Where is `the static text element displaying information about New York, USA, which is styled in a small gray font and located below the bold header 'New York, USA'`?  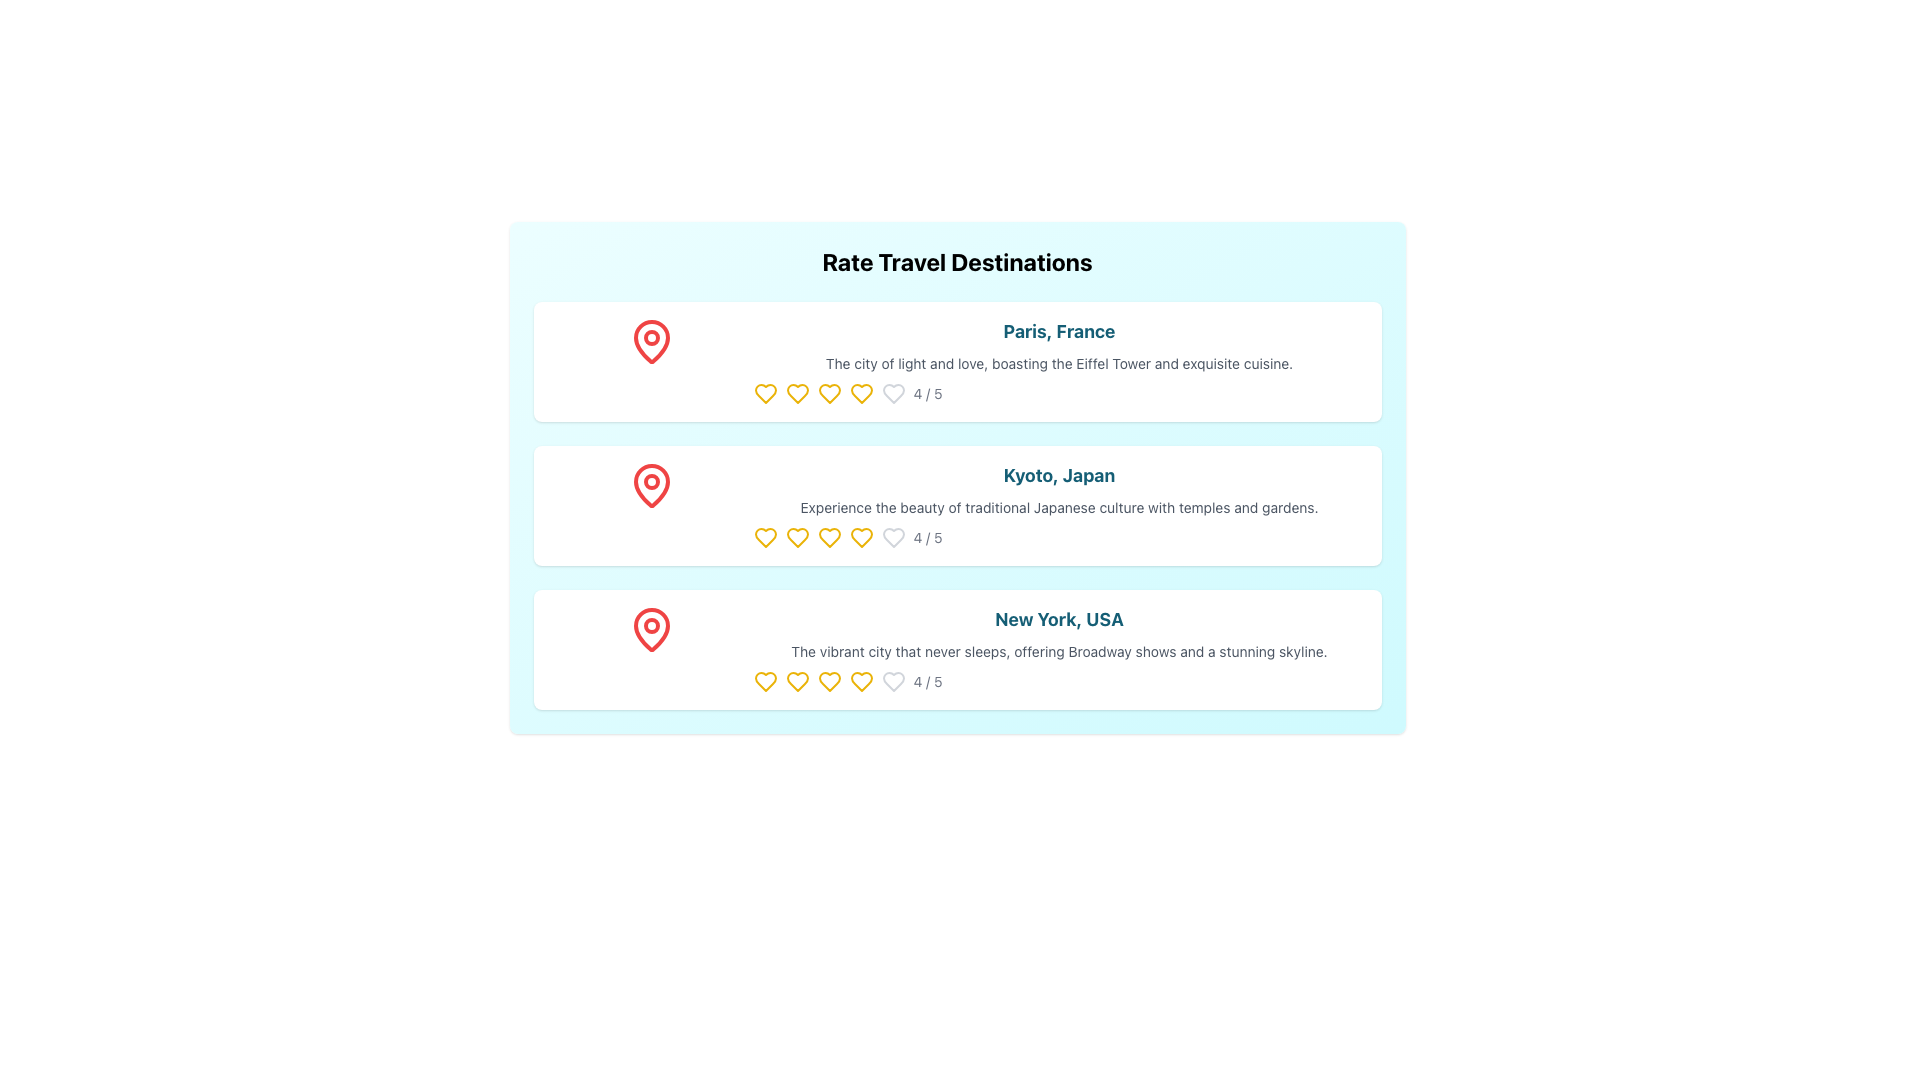 the static text element displaying information about New York, USA, which is styled in a small gray font and located below the bold header 'New York, USA' is located at coordinates (1058, 651).